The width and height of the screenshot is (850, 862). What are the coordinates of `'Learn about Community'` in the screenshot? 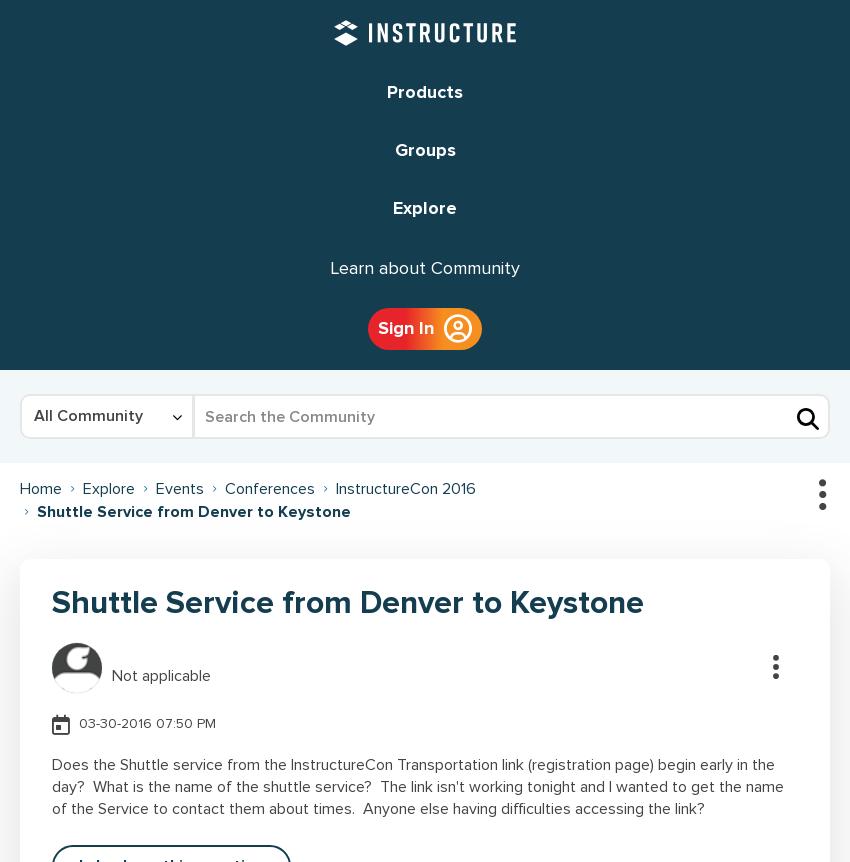 It's located at (424, 268).